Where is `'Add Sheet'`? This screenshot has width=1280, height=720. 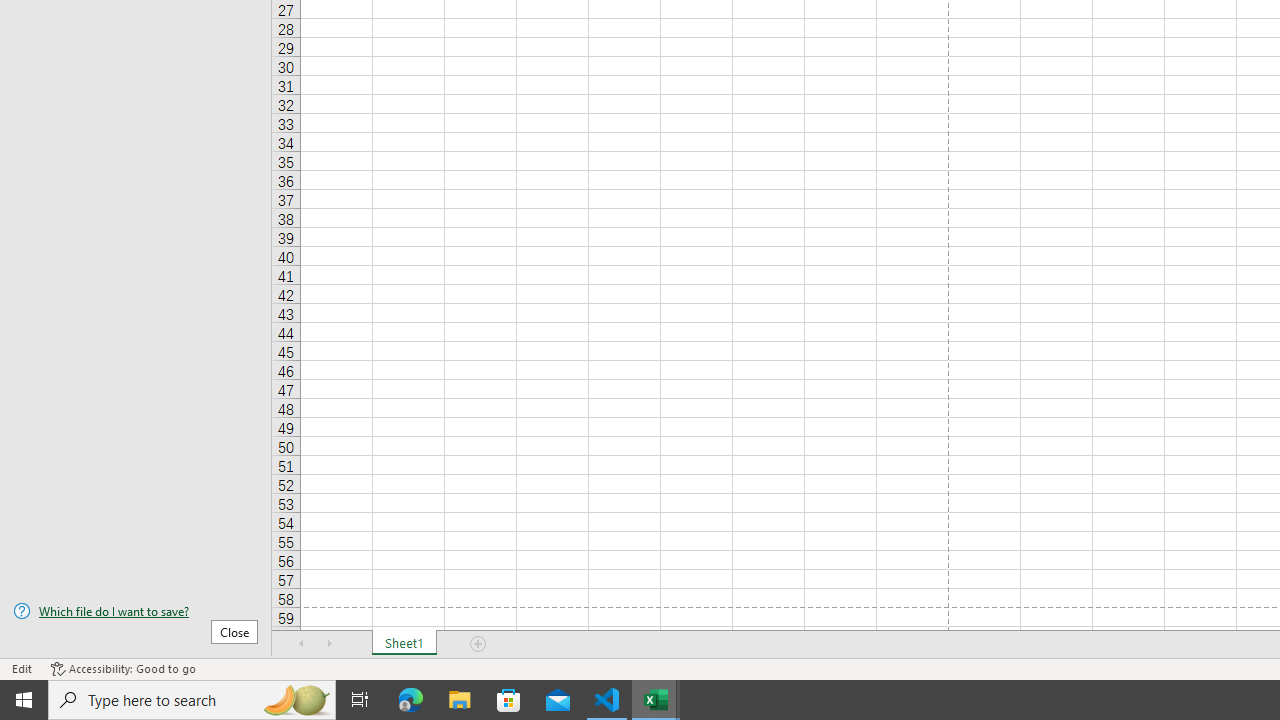
'Add Sheet' is located at coordinates (477, 644).